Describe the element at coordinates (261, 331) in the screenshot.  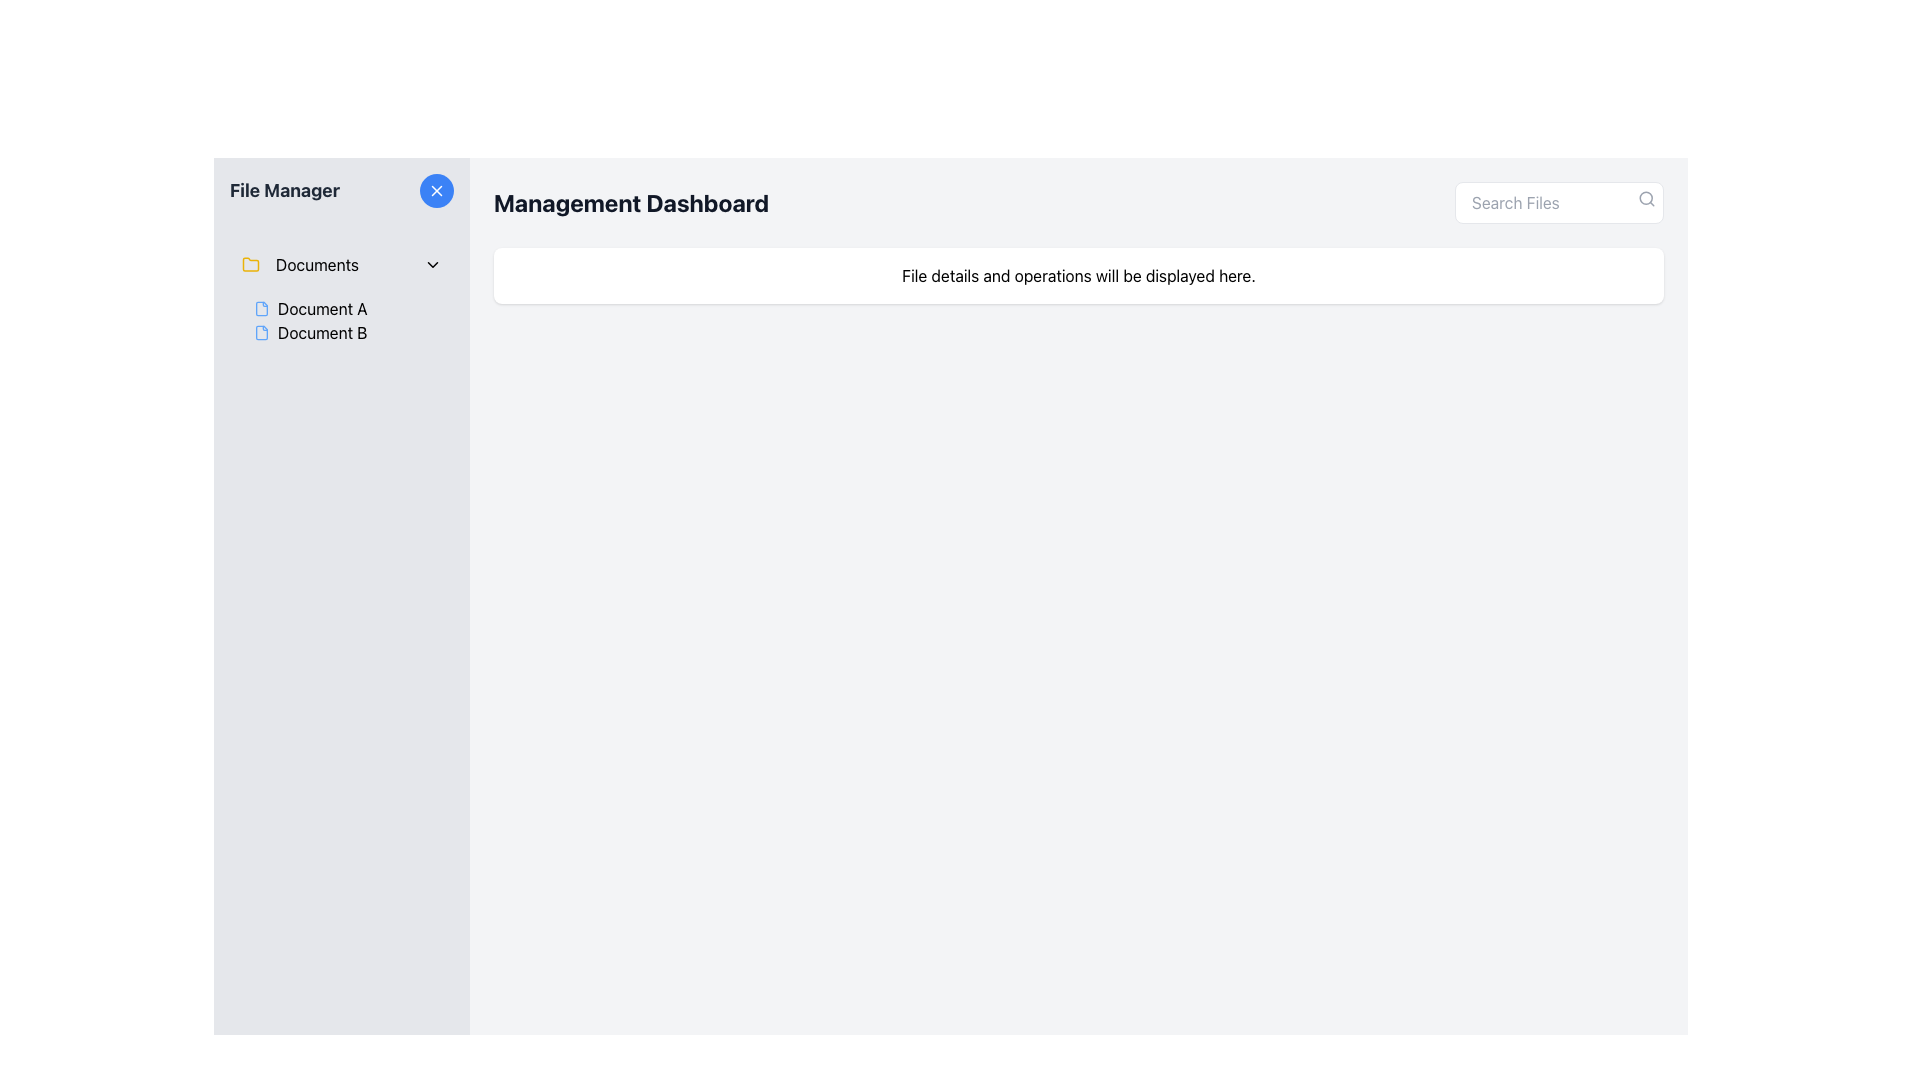
I see `the blue file document icon for 'Document B' in the left-side File Manager panel, located below 'Document A'` at that location.